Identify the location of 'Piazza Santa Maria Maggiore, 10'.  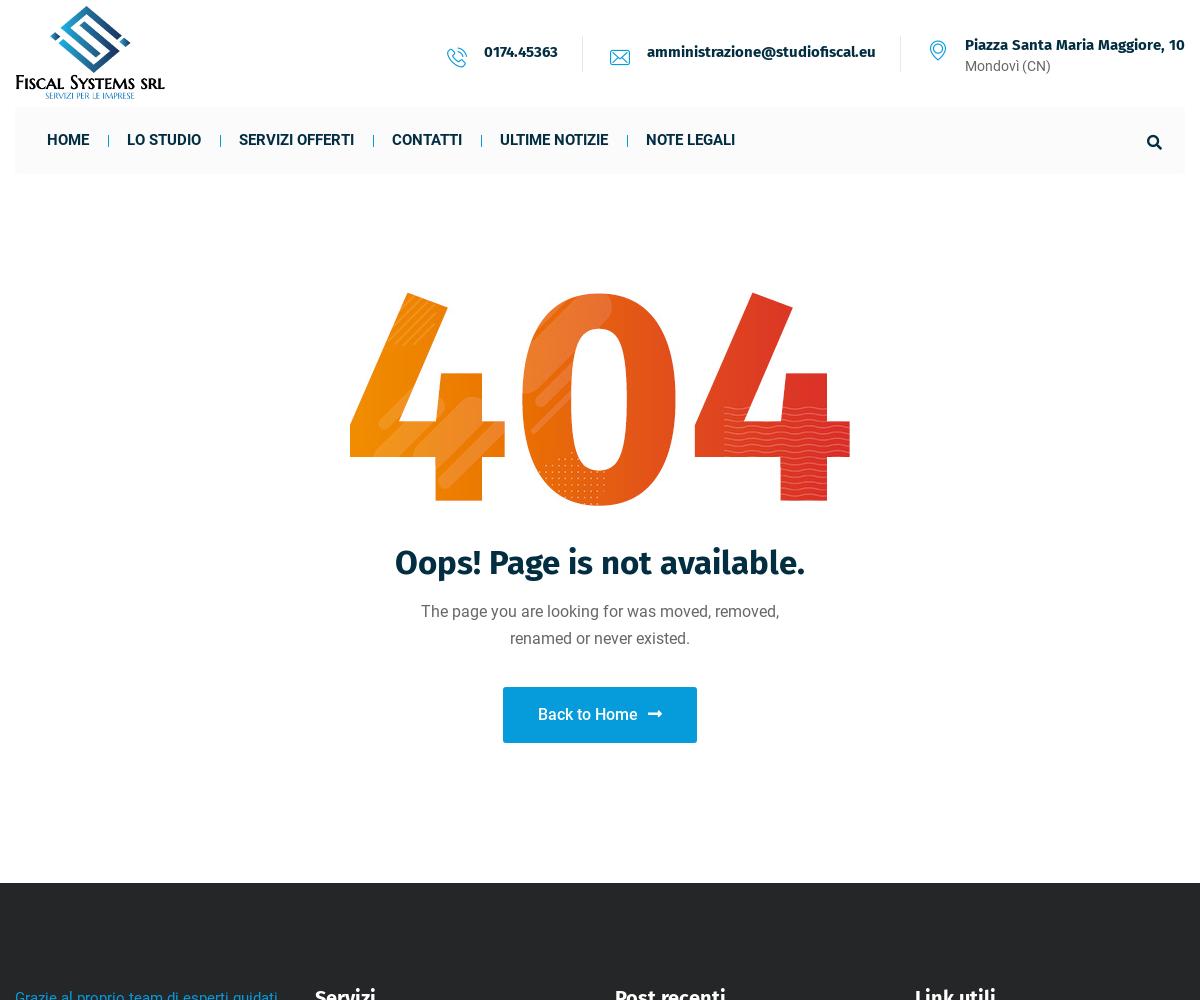
(1073, 44).